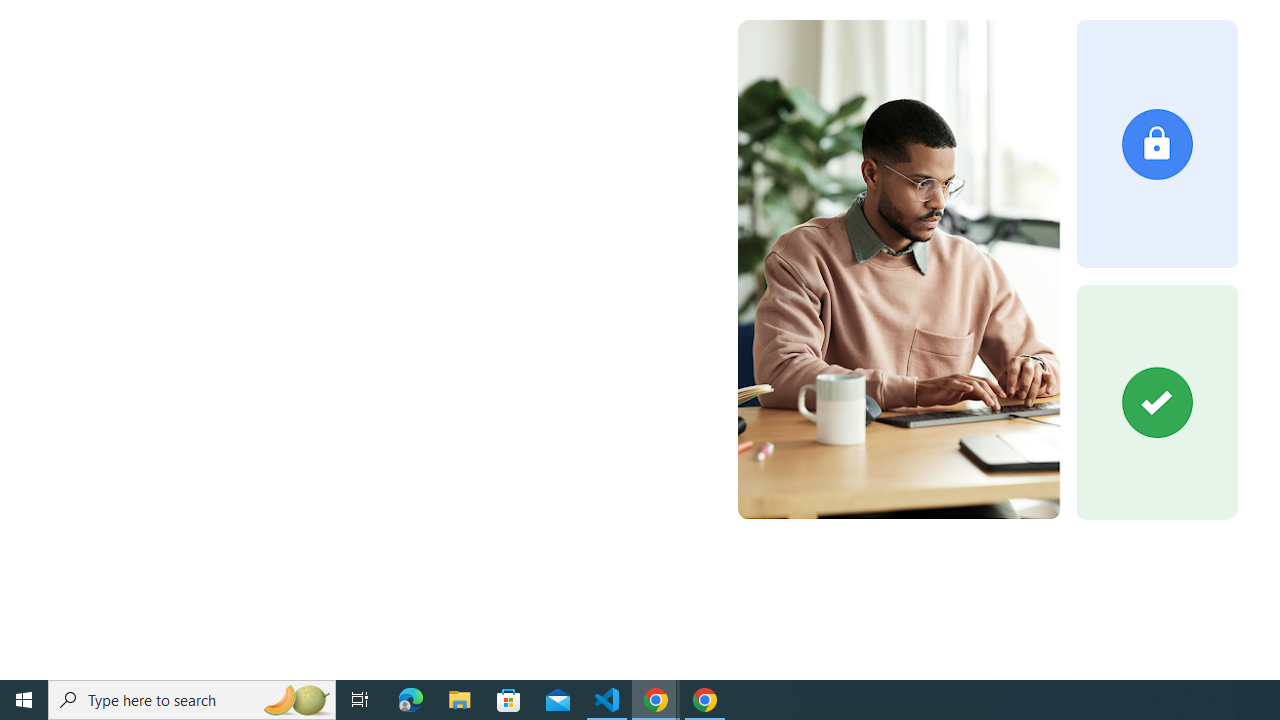 Image resolution: width=1280 pixels, height=720 pixels. I want to click on 'Microsoft Store', so click(509, 698).